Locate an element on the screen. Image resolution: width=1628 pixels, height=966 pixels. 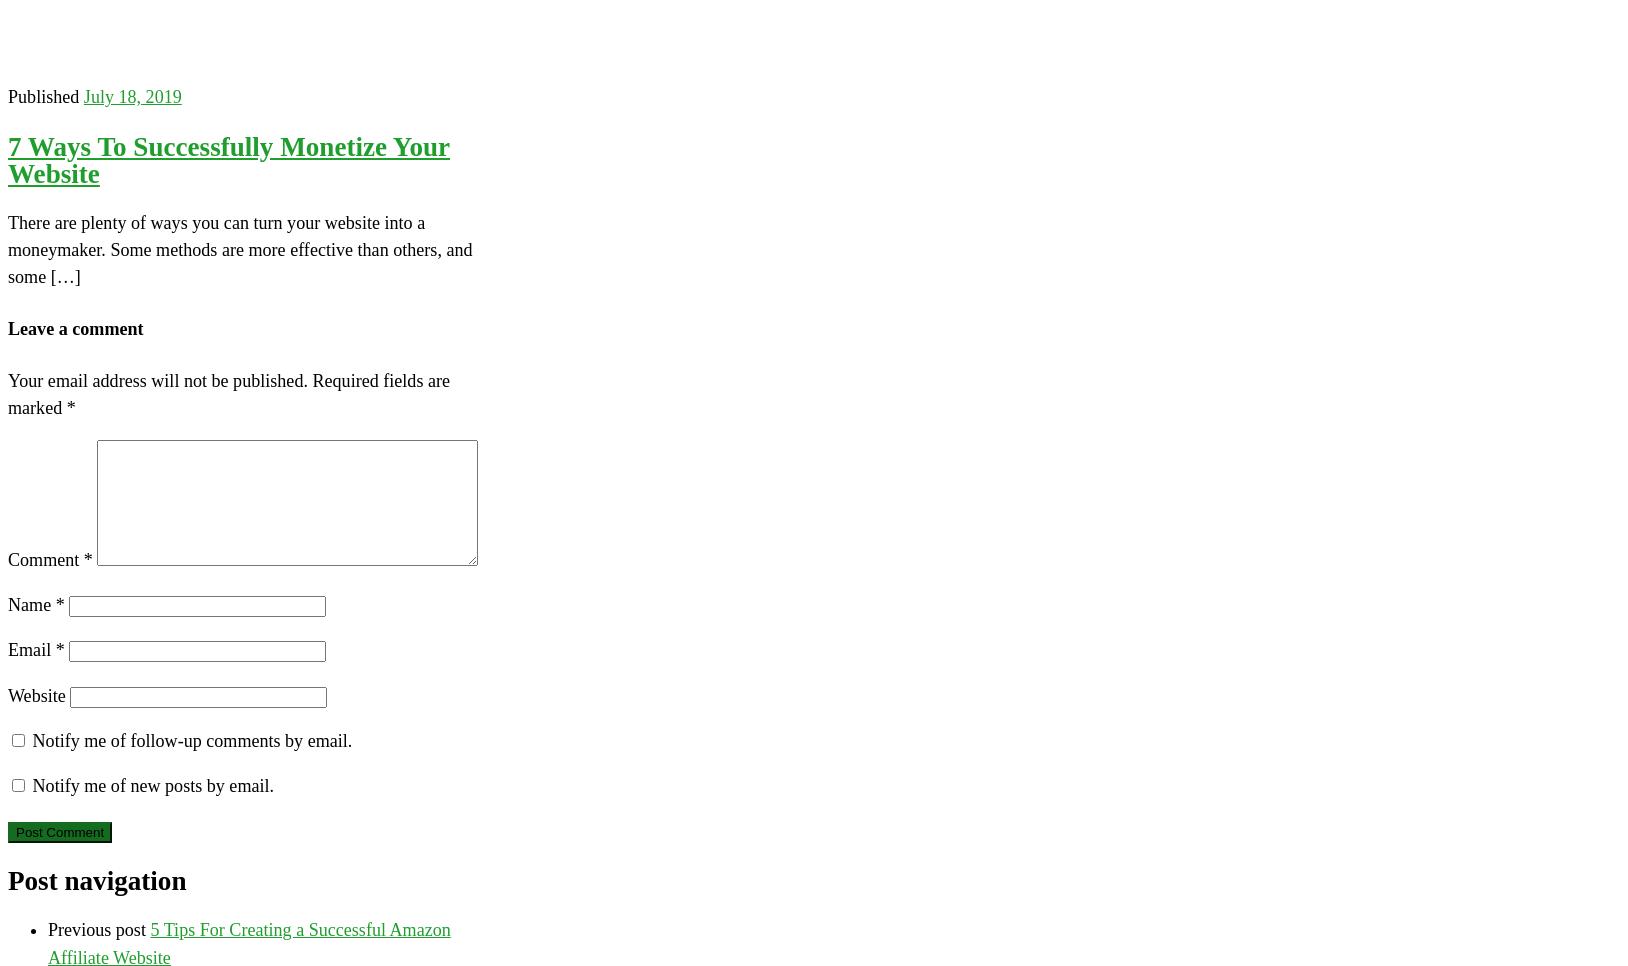
'Previous post' is located at coordinates (95, 928).